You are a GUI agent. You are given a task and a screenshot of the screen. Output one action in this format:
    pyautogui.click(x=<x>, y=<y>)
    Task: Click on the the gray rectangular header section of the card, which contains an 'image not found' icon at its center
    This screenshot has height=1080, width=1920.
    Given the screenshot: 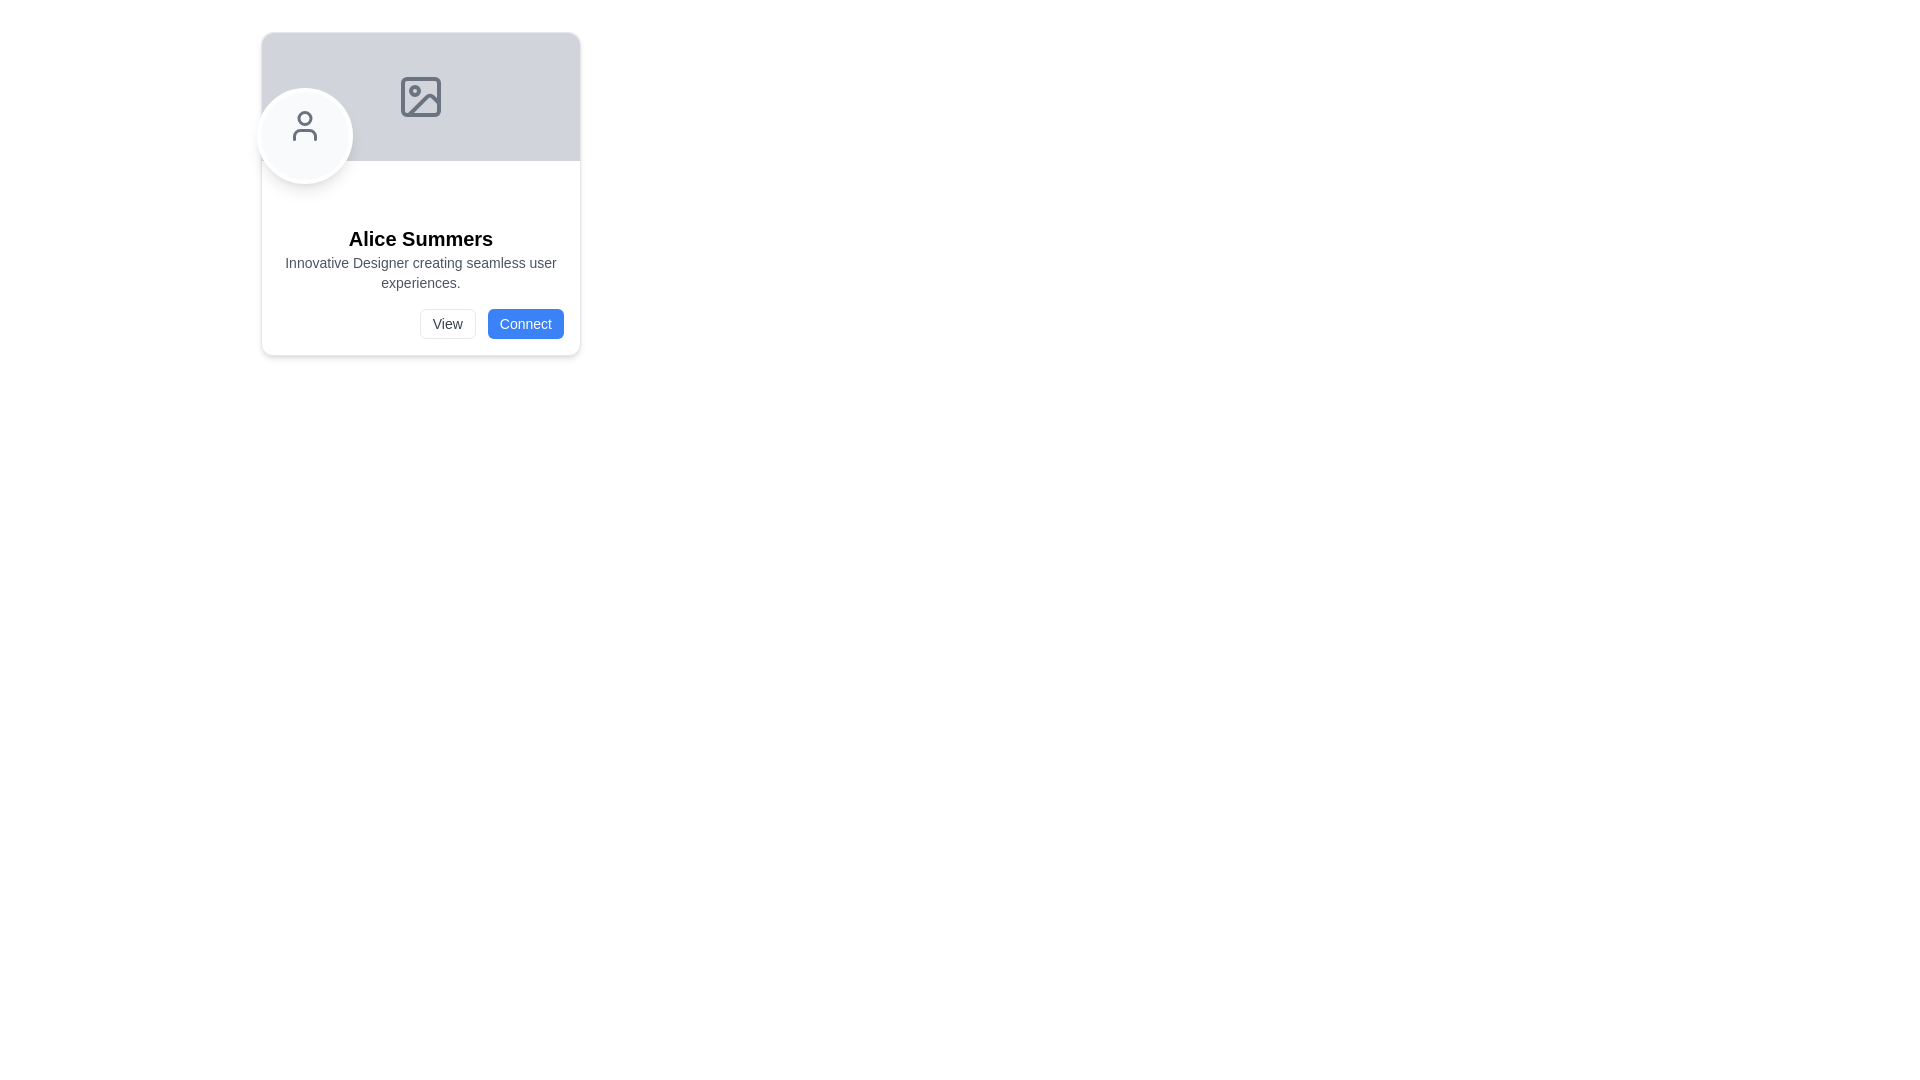 What is the action you would take?
    pyautogui.click(x=420, y=96)
    